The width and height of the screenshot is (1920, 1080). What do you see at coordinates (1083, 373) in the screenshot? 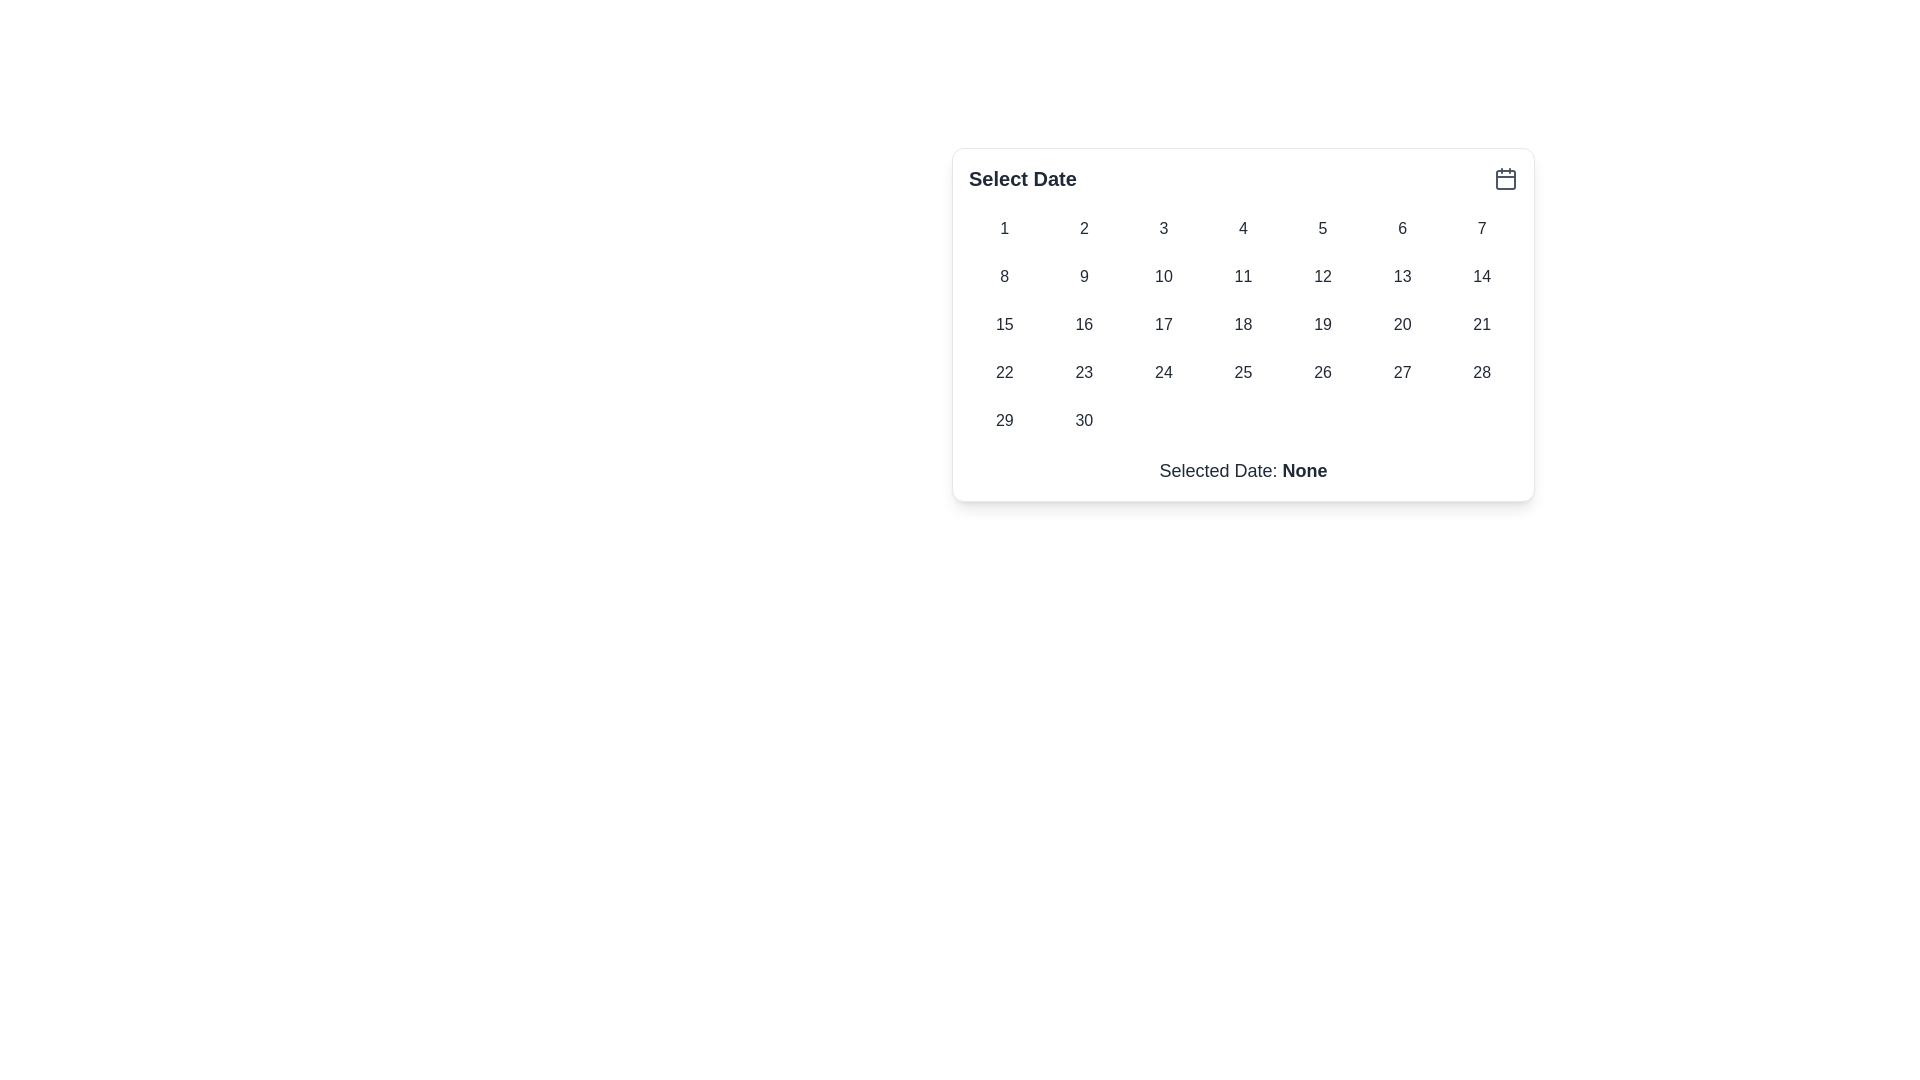
I see `the rounded rectangle button displaying the number '23'` at bounding box center [1083, 373].